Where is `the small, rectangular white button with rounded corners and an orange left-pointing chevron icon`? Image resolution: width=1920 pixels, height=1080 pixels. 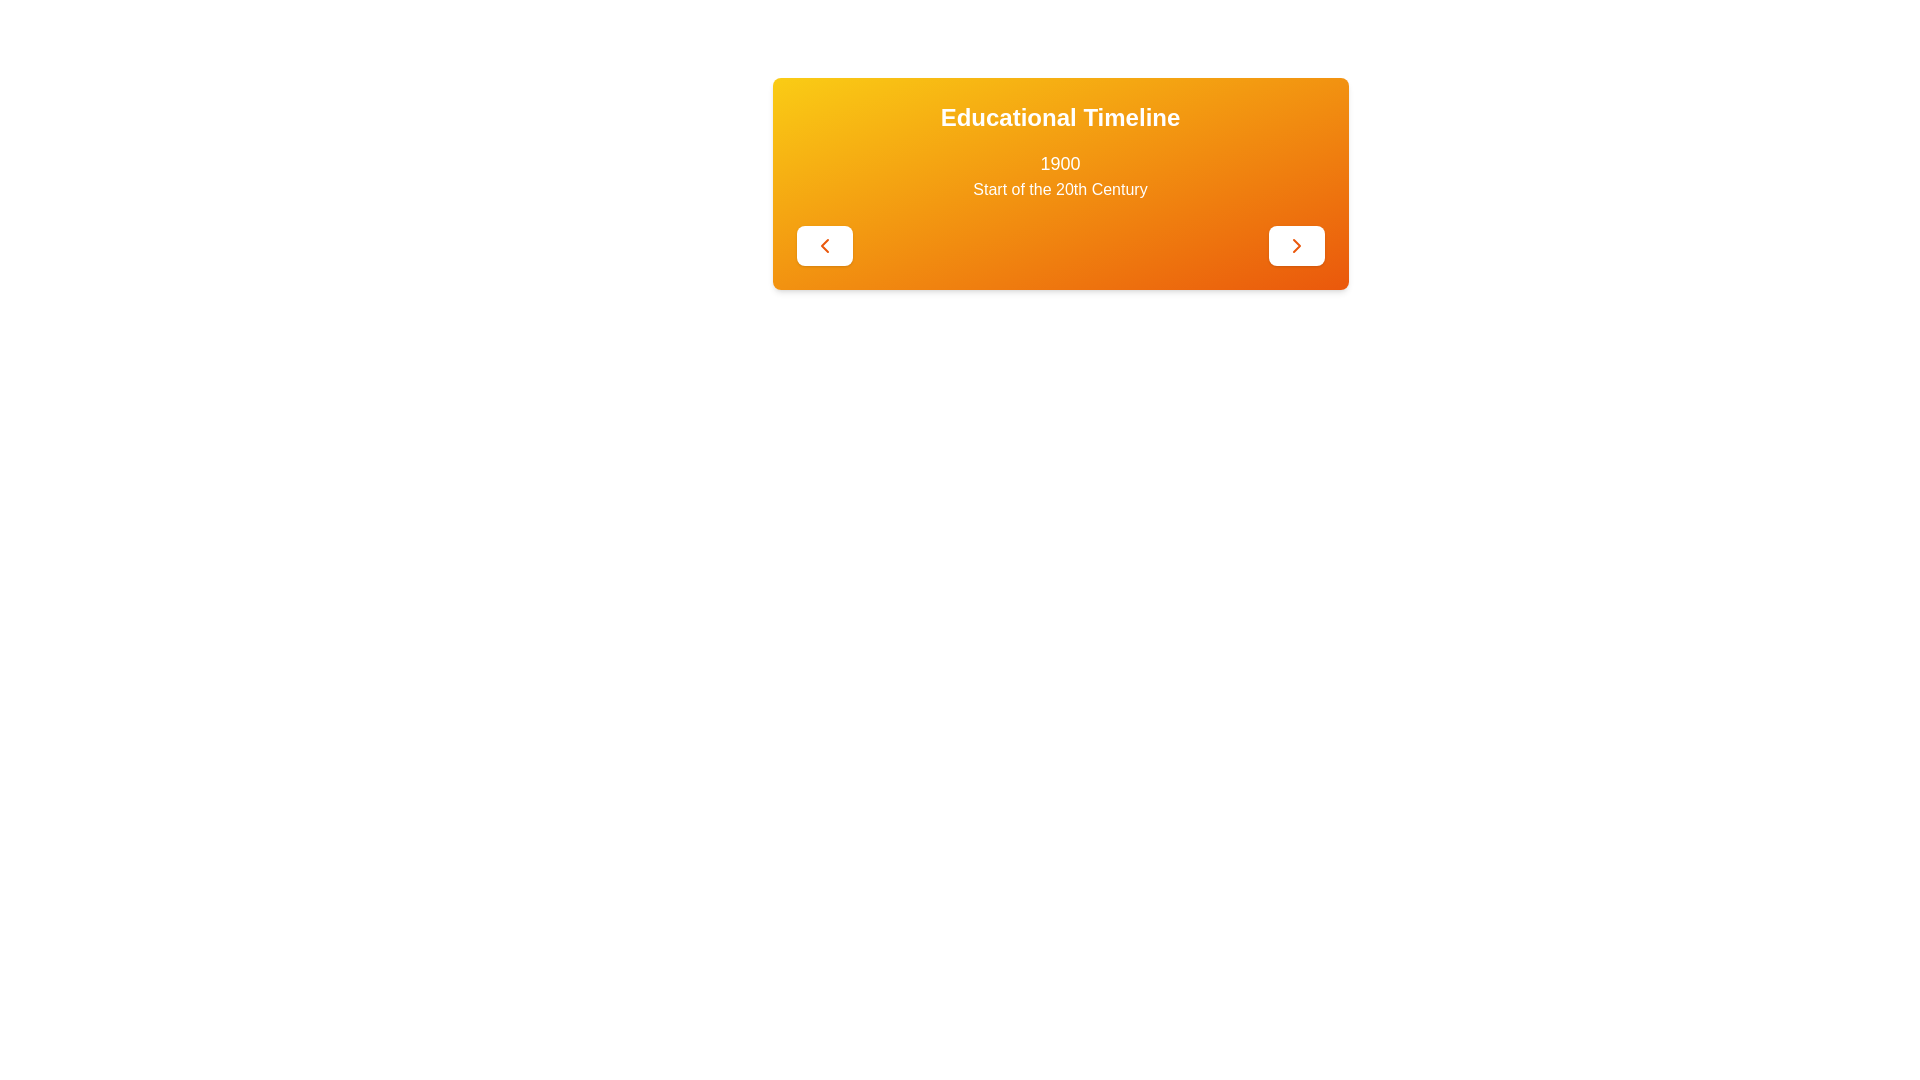 the small, rectangular white button with rounded corners and an orange left-pointing chevron icon is located at coordinates (824, 245).